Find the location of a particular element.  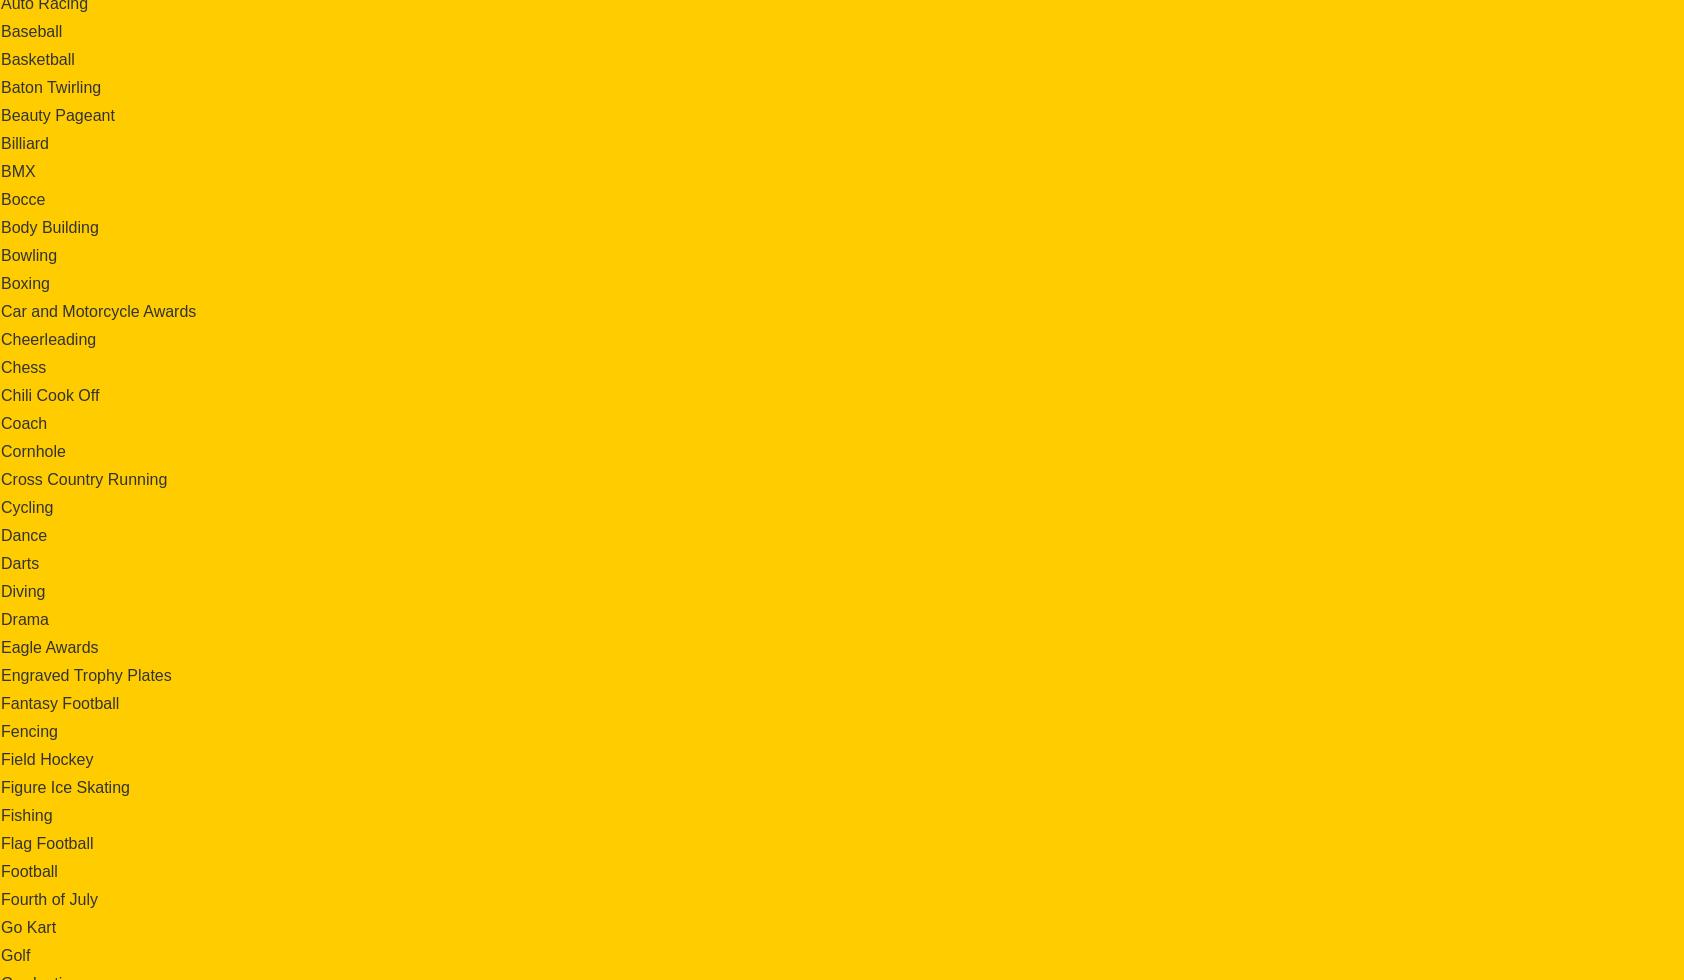

'Cross Country Running' is located at coordinates (83, 478).